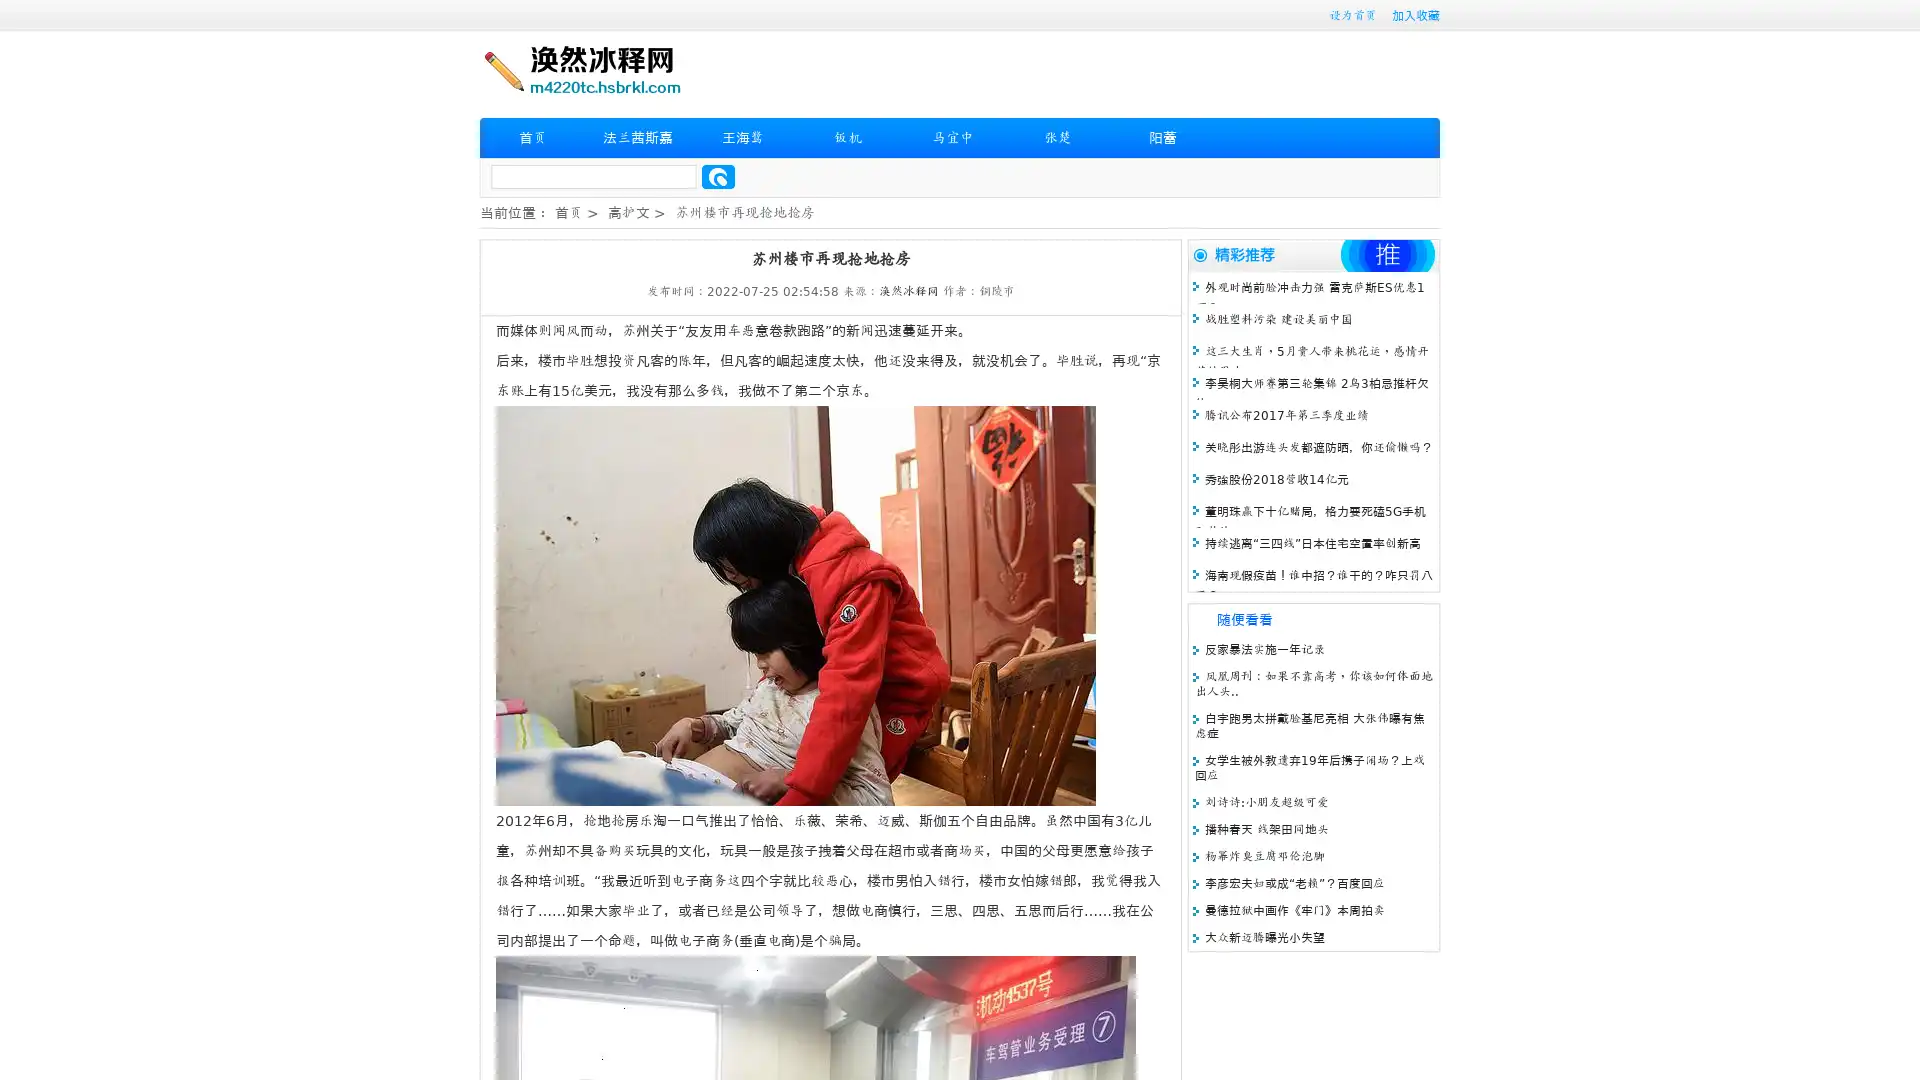  What do you see at coordinates (718, 176) in the screenshot?
I see `Search` at bounding box center [718, 176].